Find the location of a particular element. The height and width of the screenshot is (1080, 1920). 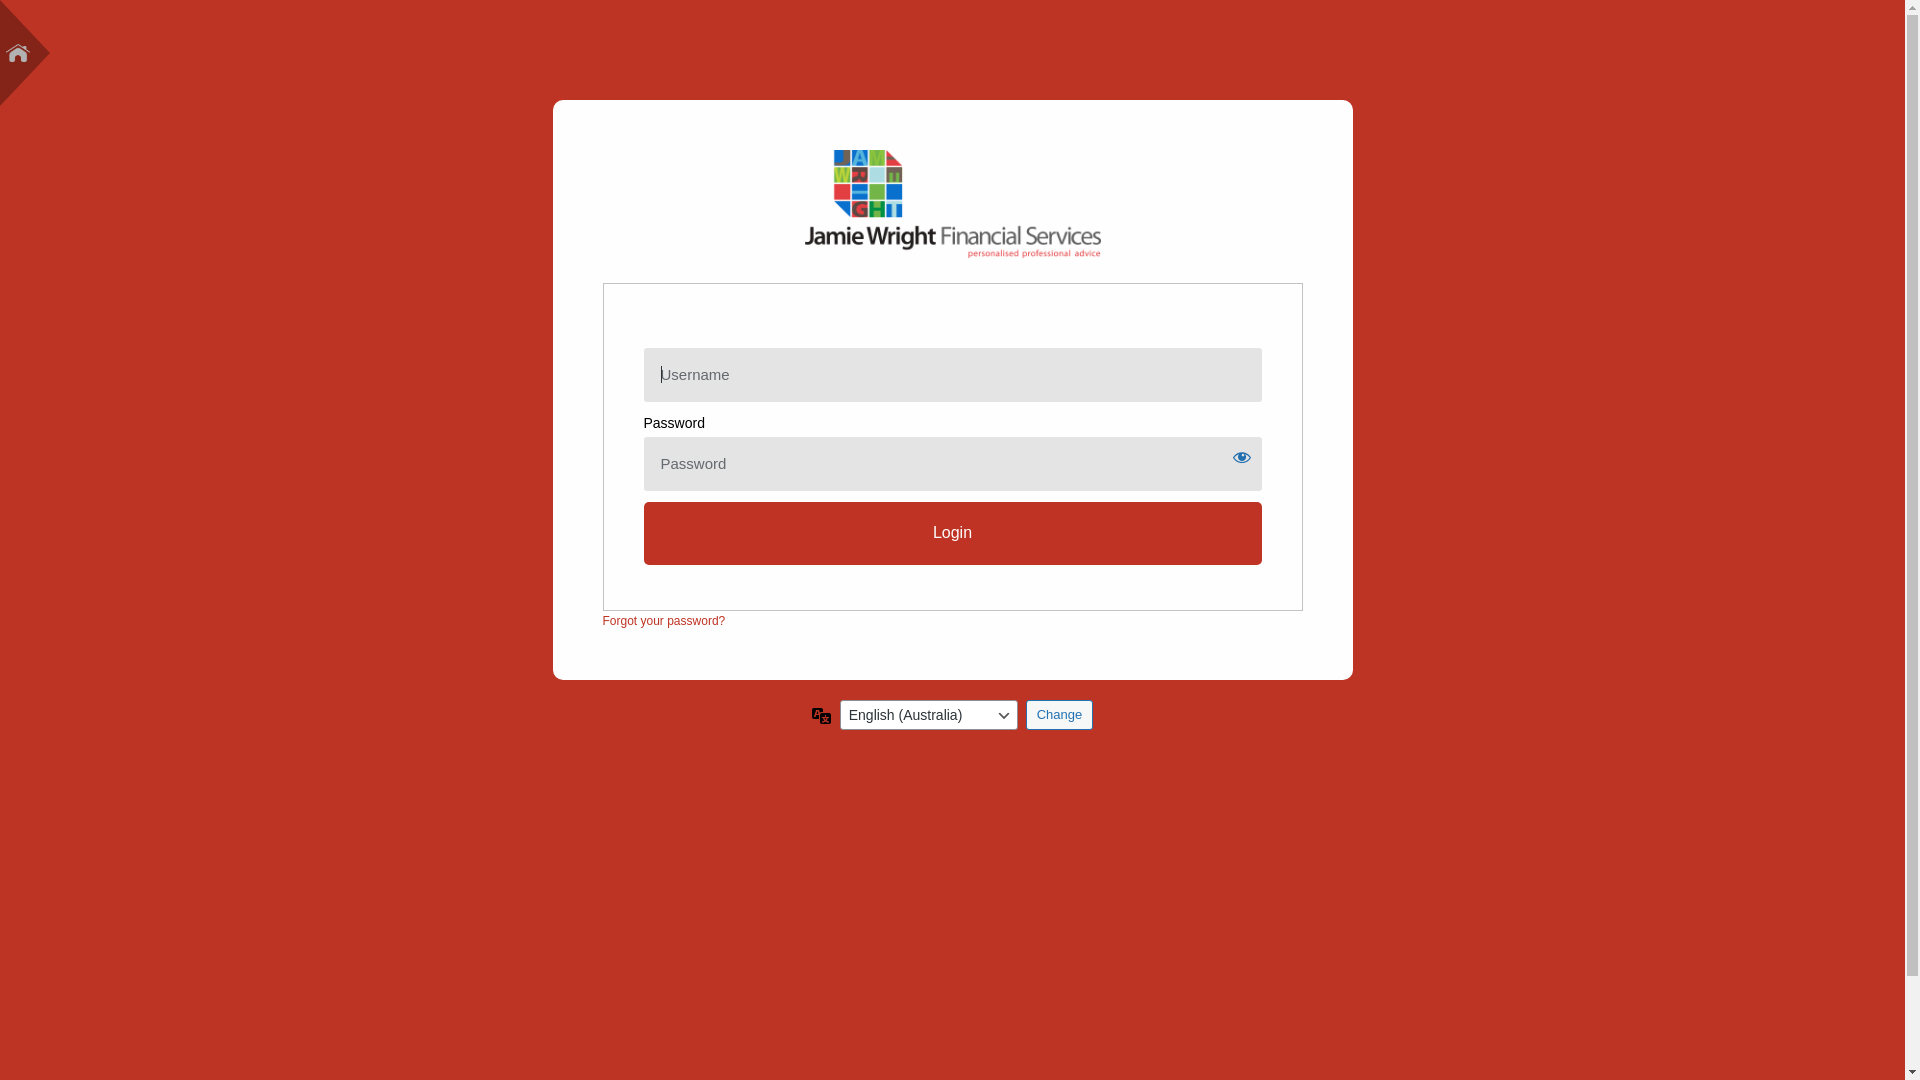

'Forgot your password?' is located at coordinates (600, 620).